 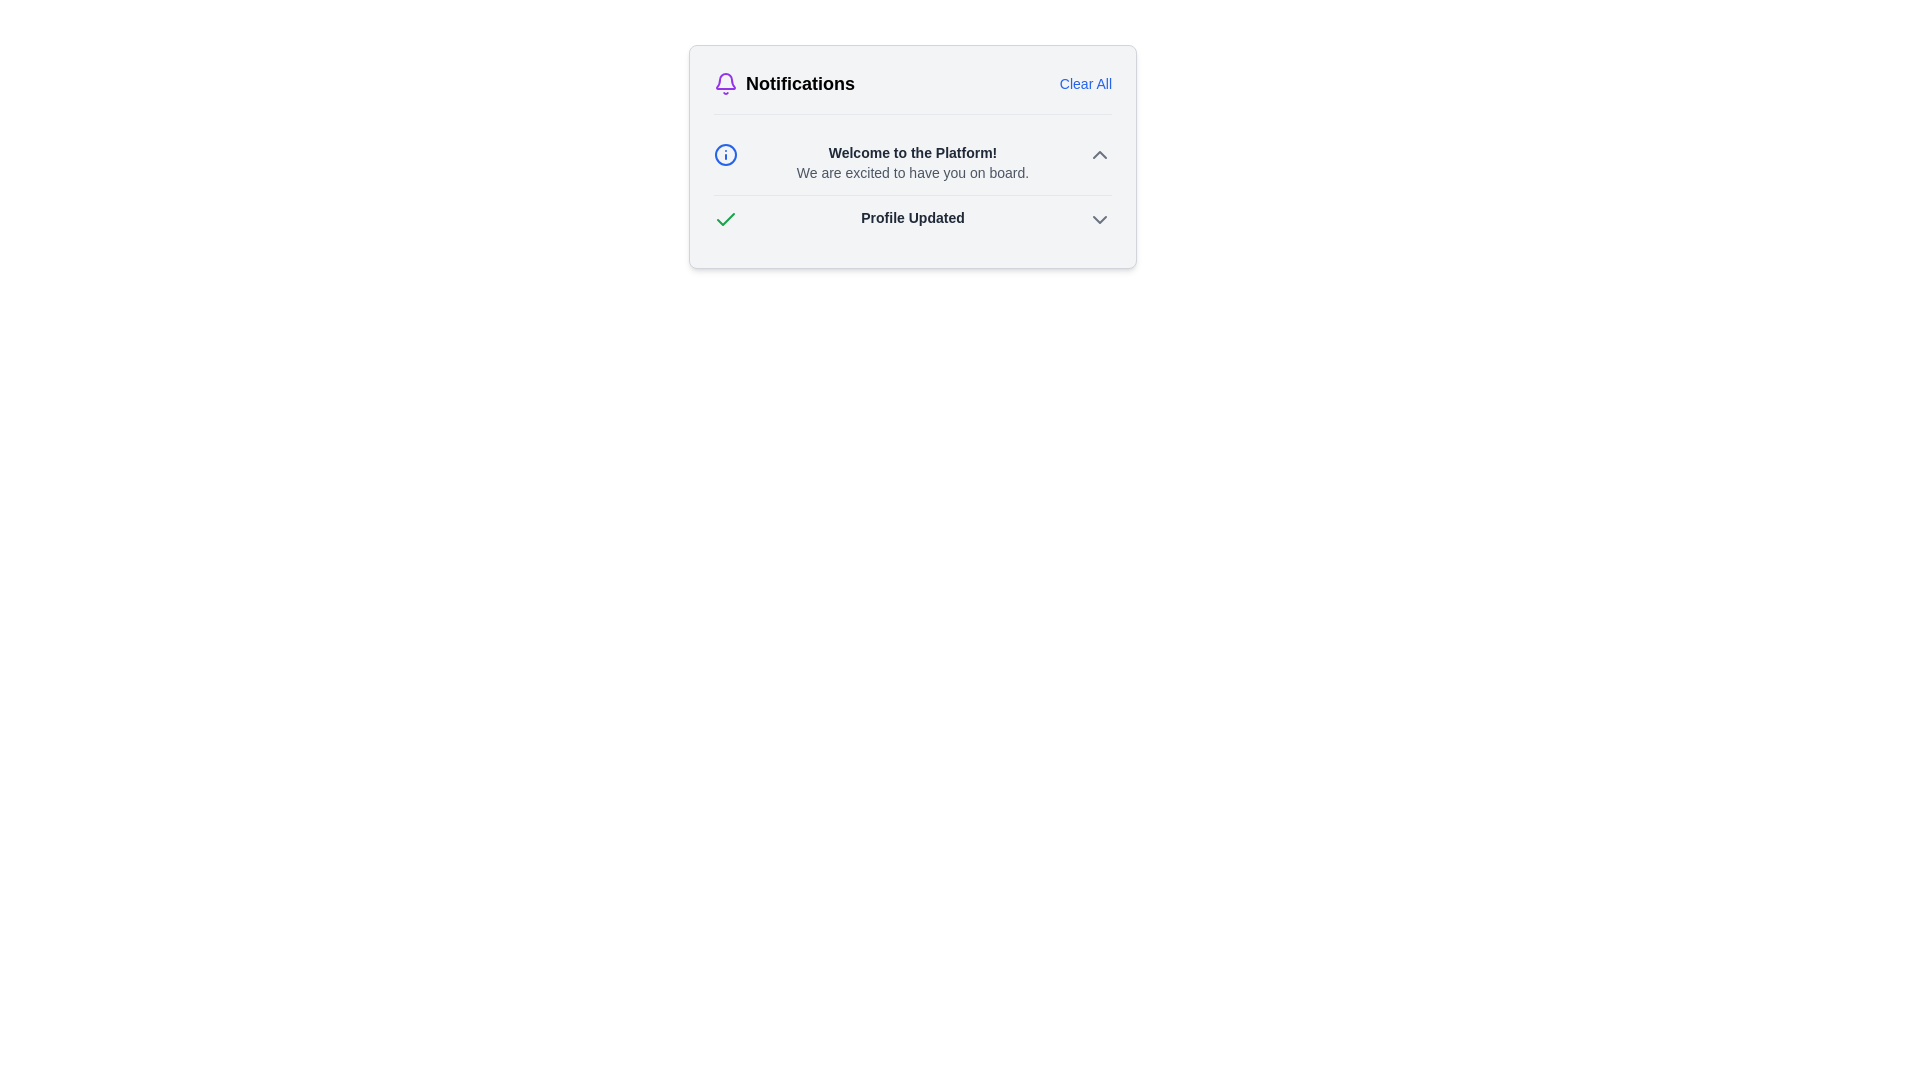 I want to click on the 'Clear All' hyperlink in the Notifications header bar to clear all notifications, so click(x=1084, y=83).